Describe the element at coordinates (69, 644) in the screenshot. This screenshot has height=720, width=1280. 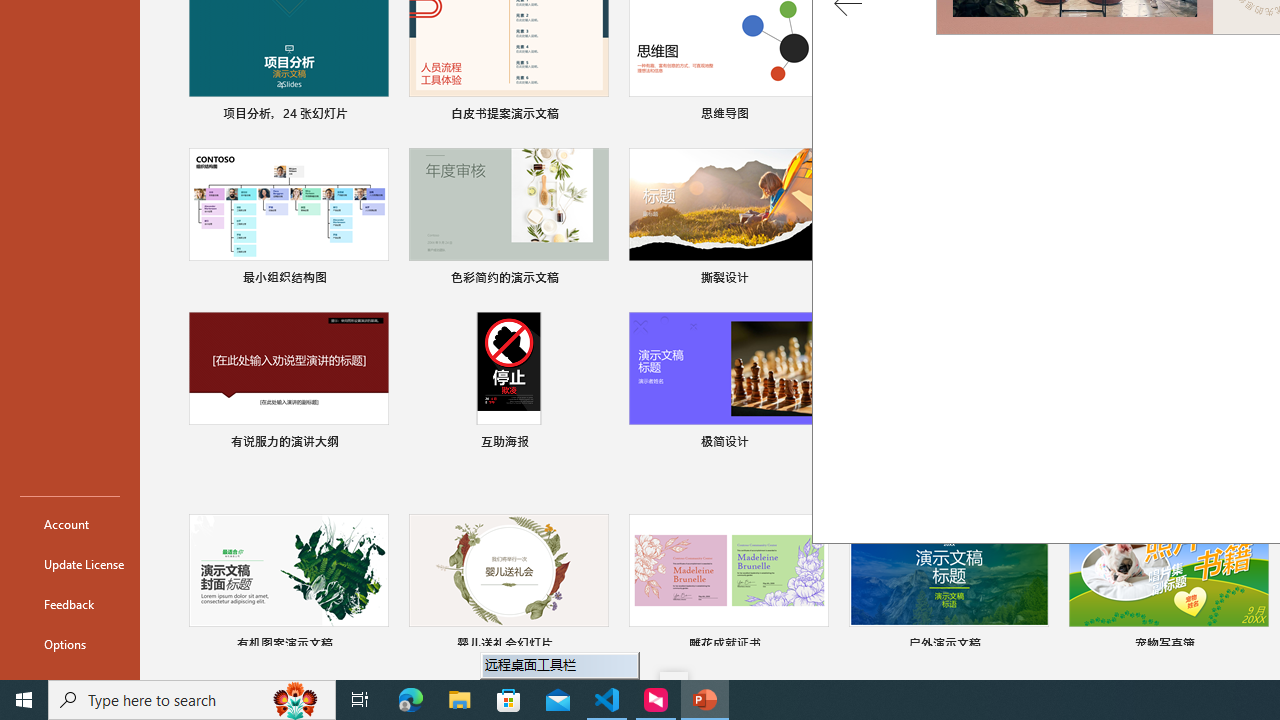
I see `'Options'` at that location.